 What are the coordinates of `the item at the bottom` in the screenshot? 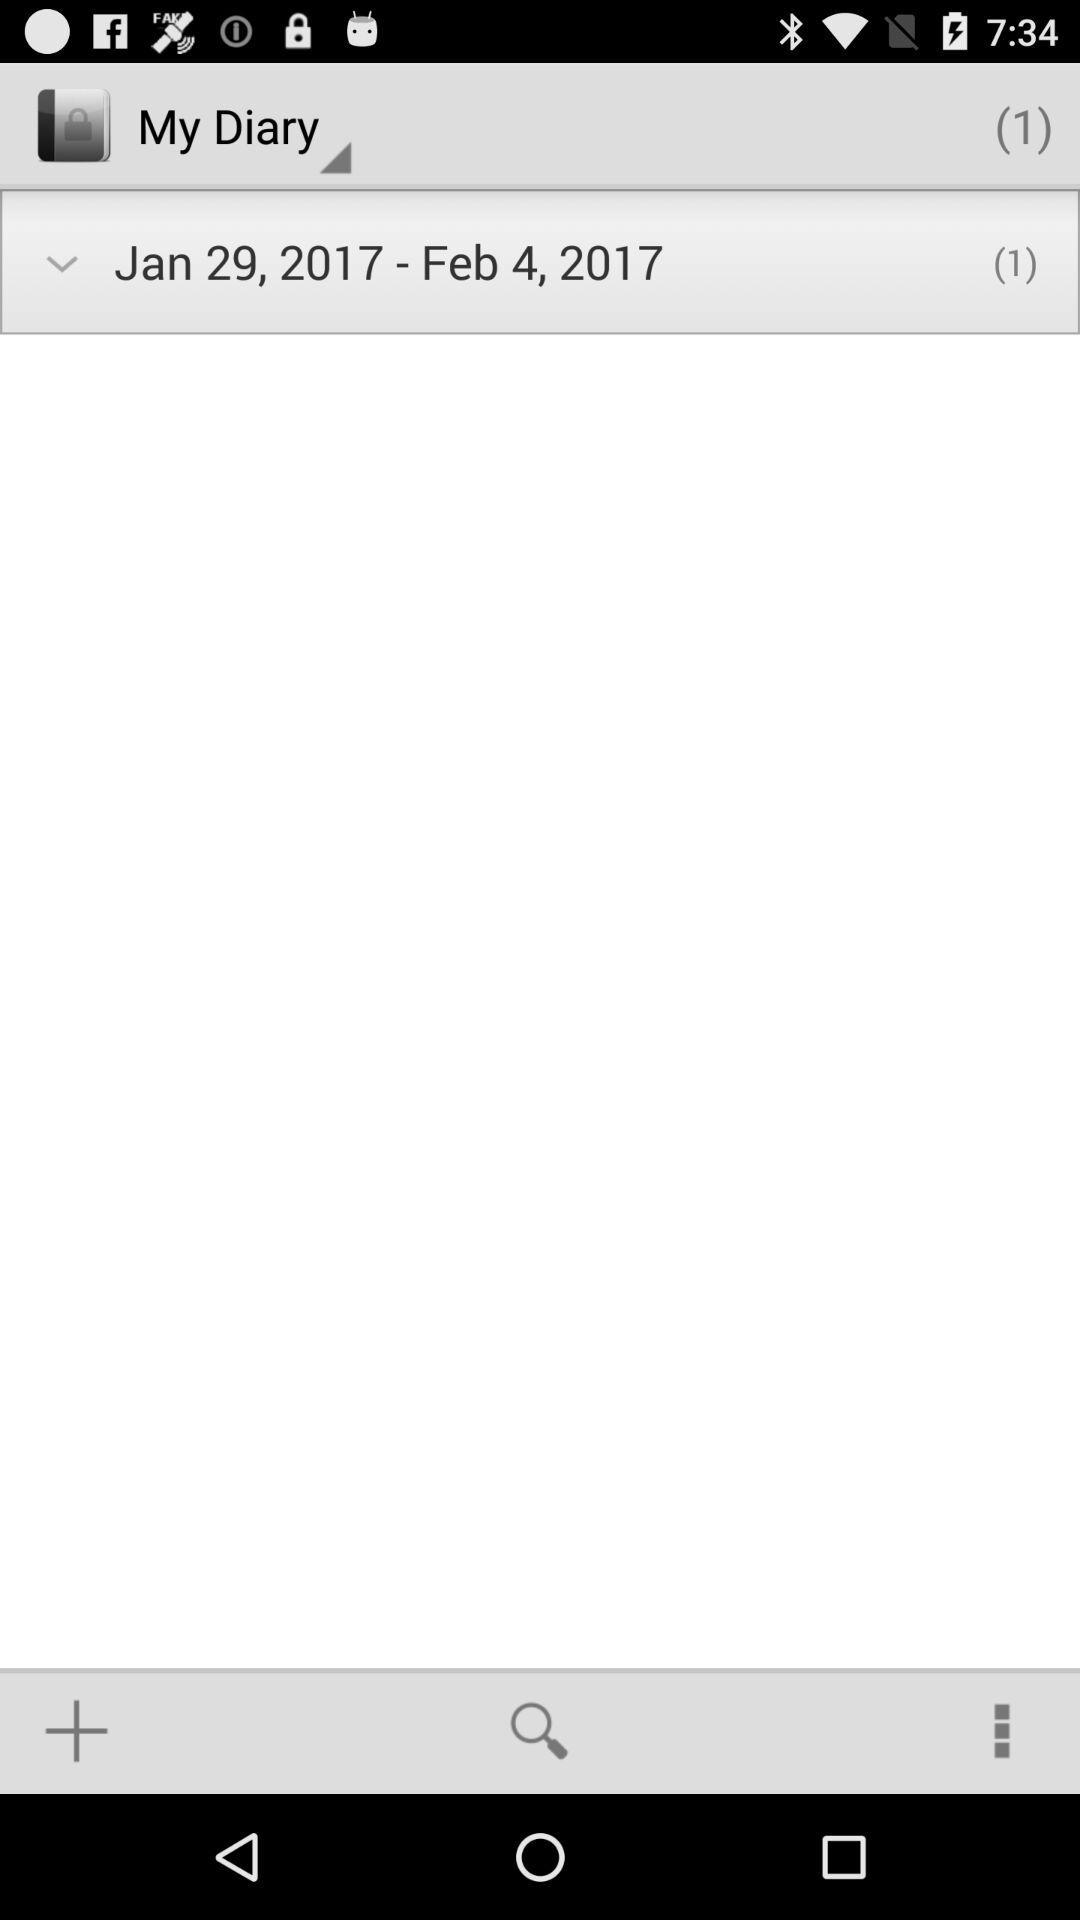 It's located at (538, 1730).